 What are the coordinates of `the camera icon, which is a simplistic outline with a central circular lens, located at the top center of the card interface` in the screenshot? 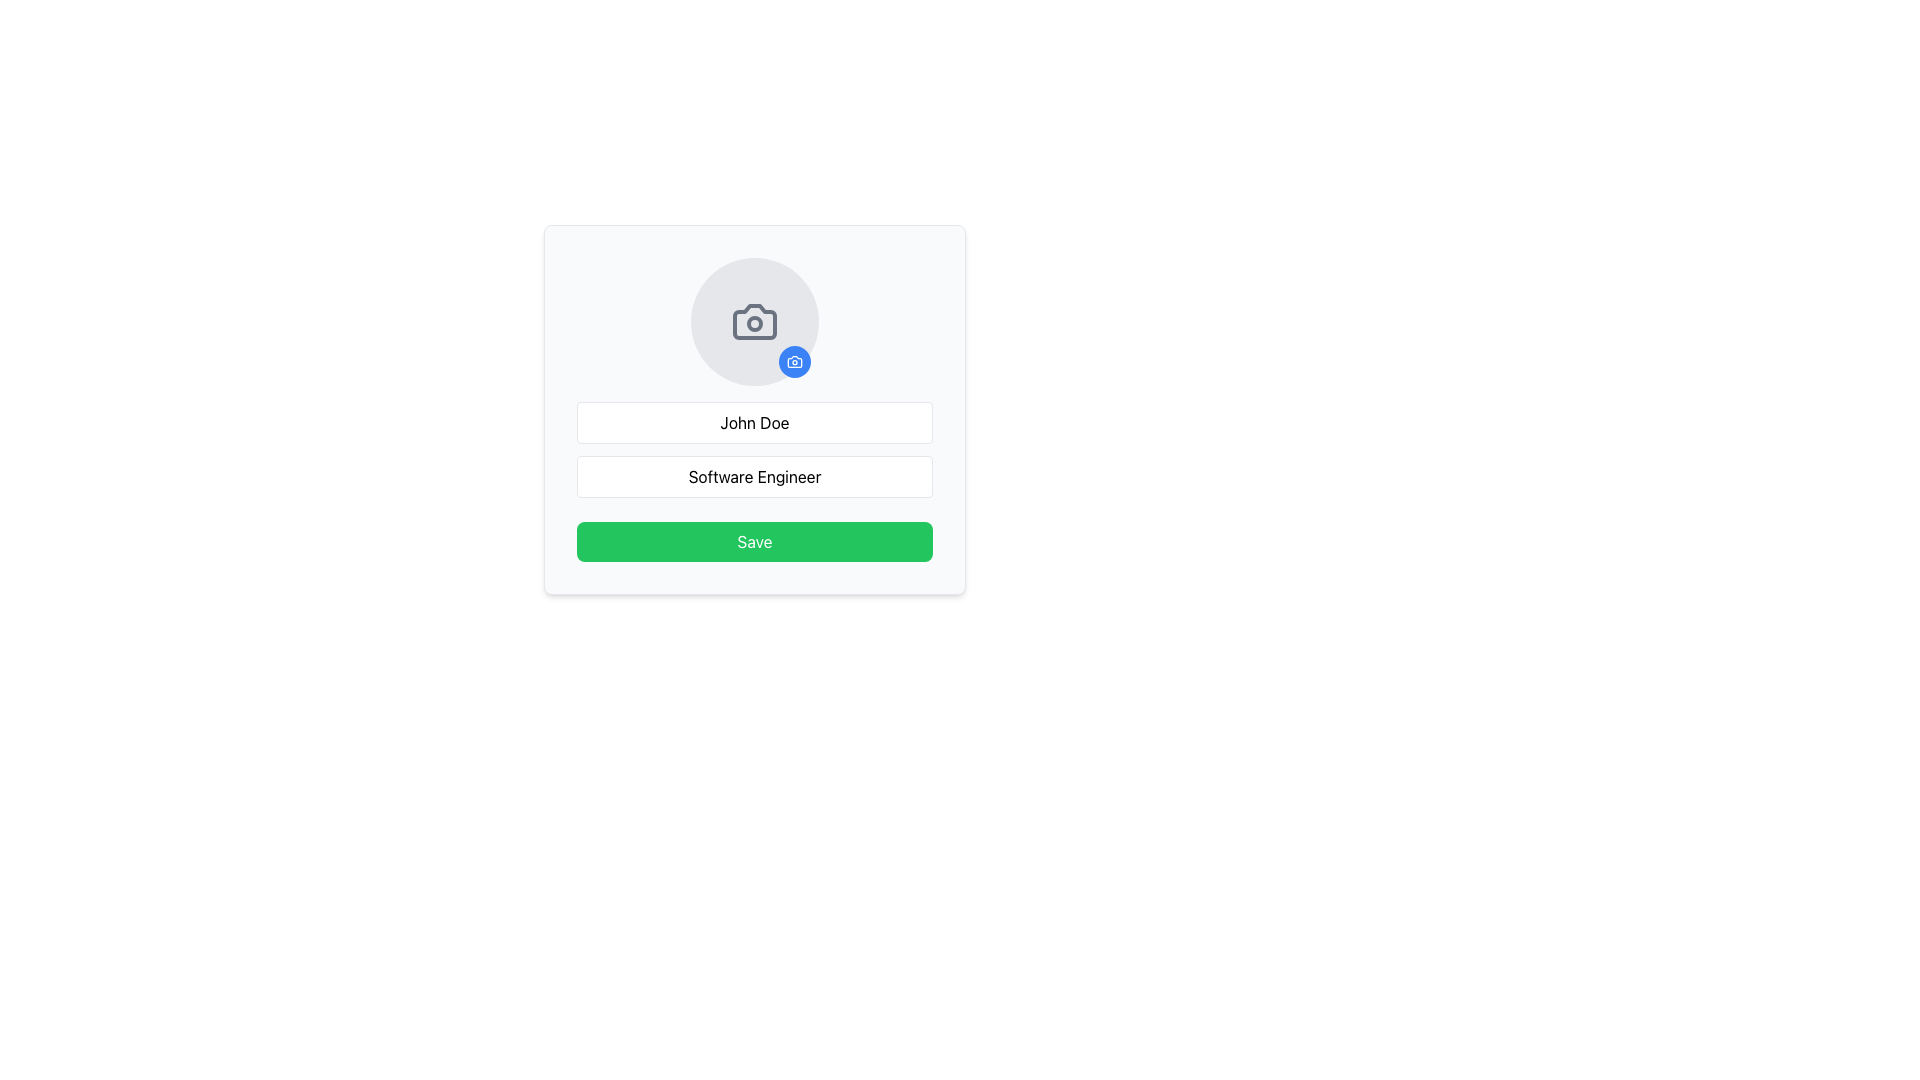 It's located at (794, 362).